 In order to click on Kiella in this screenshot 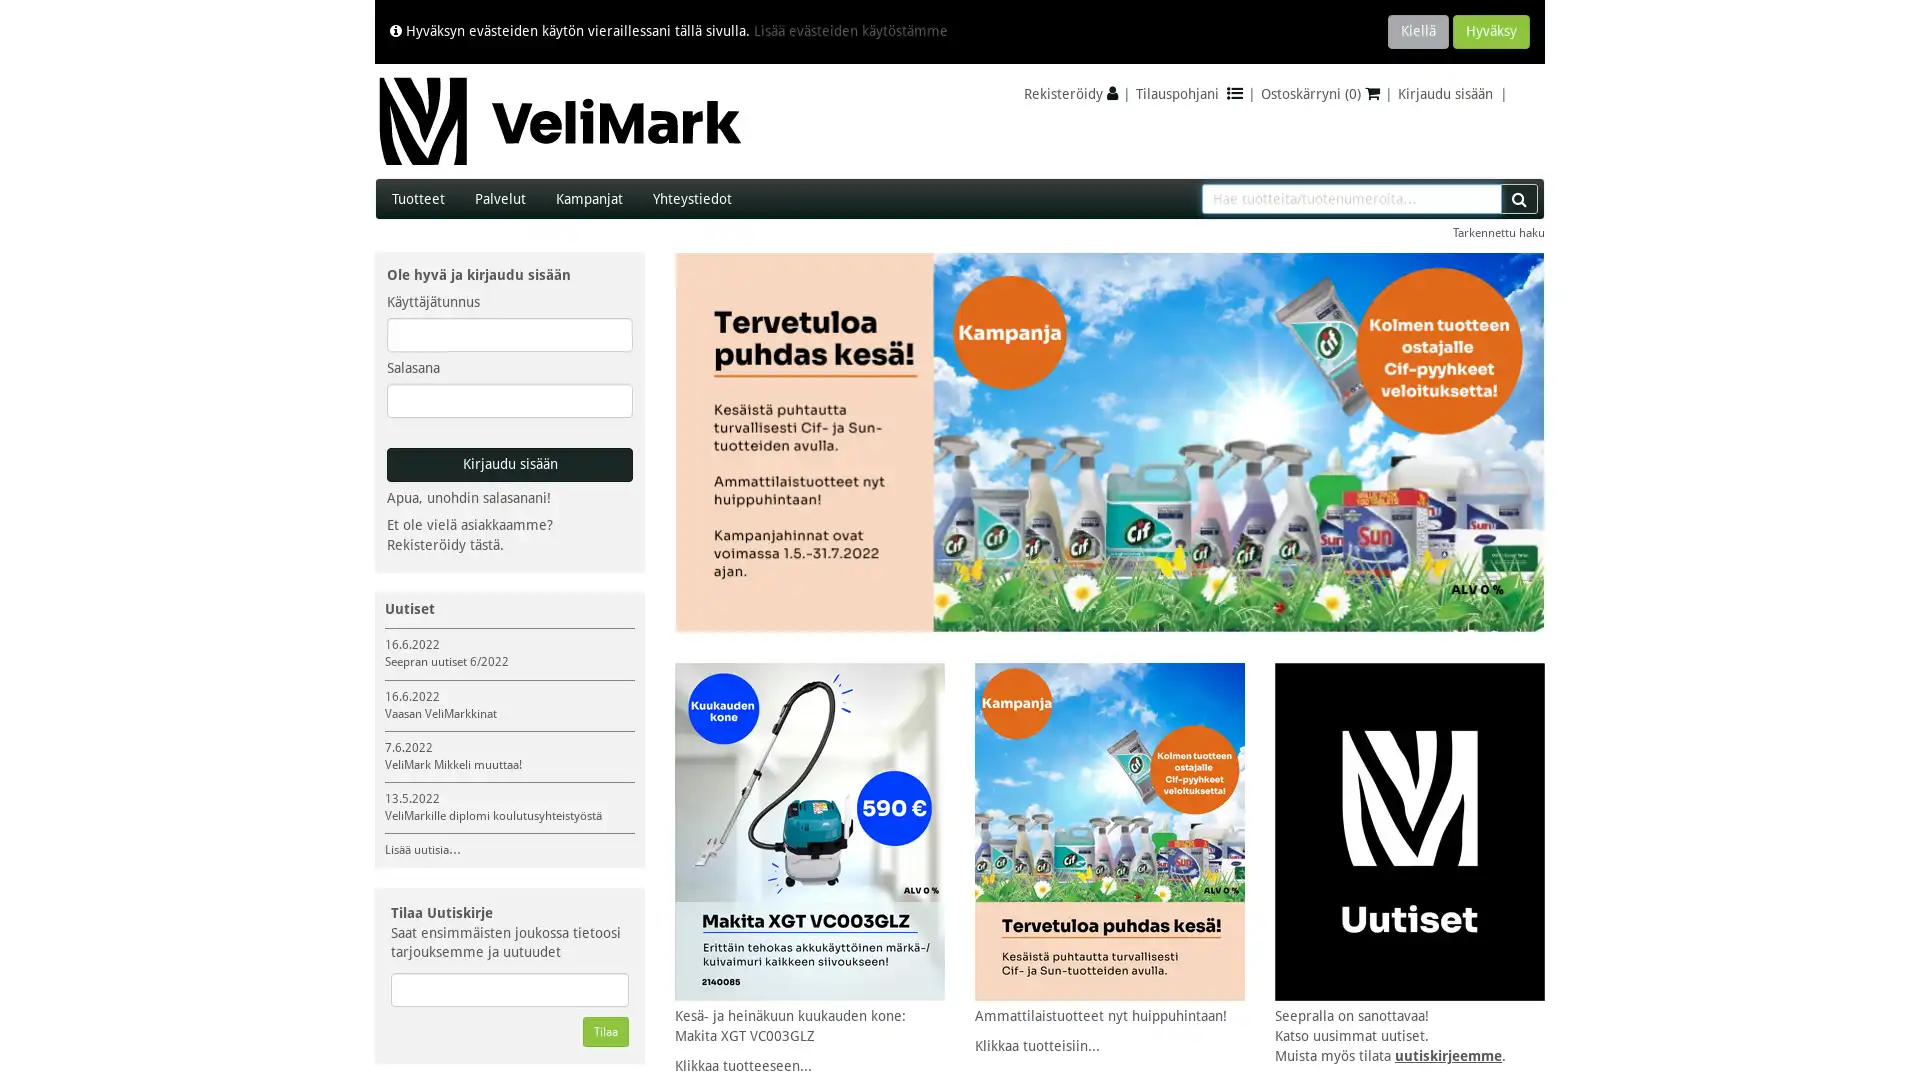, I will do `click(1417, 31)`.